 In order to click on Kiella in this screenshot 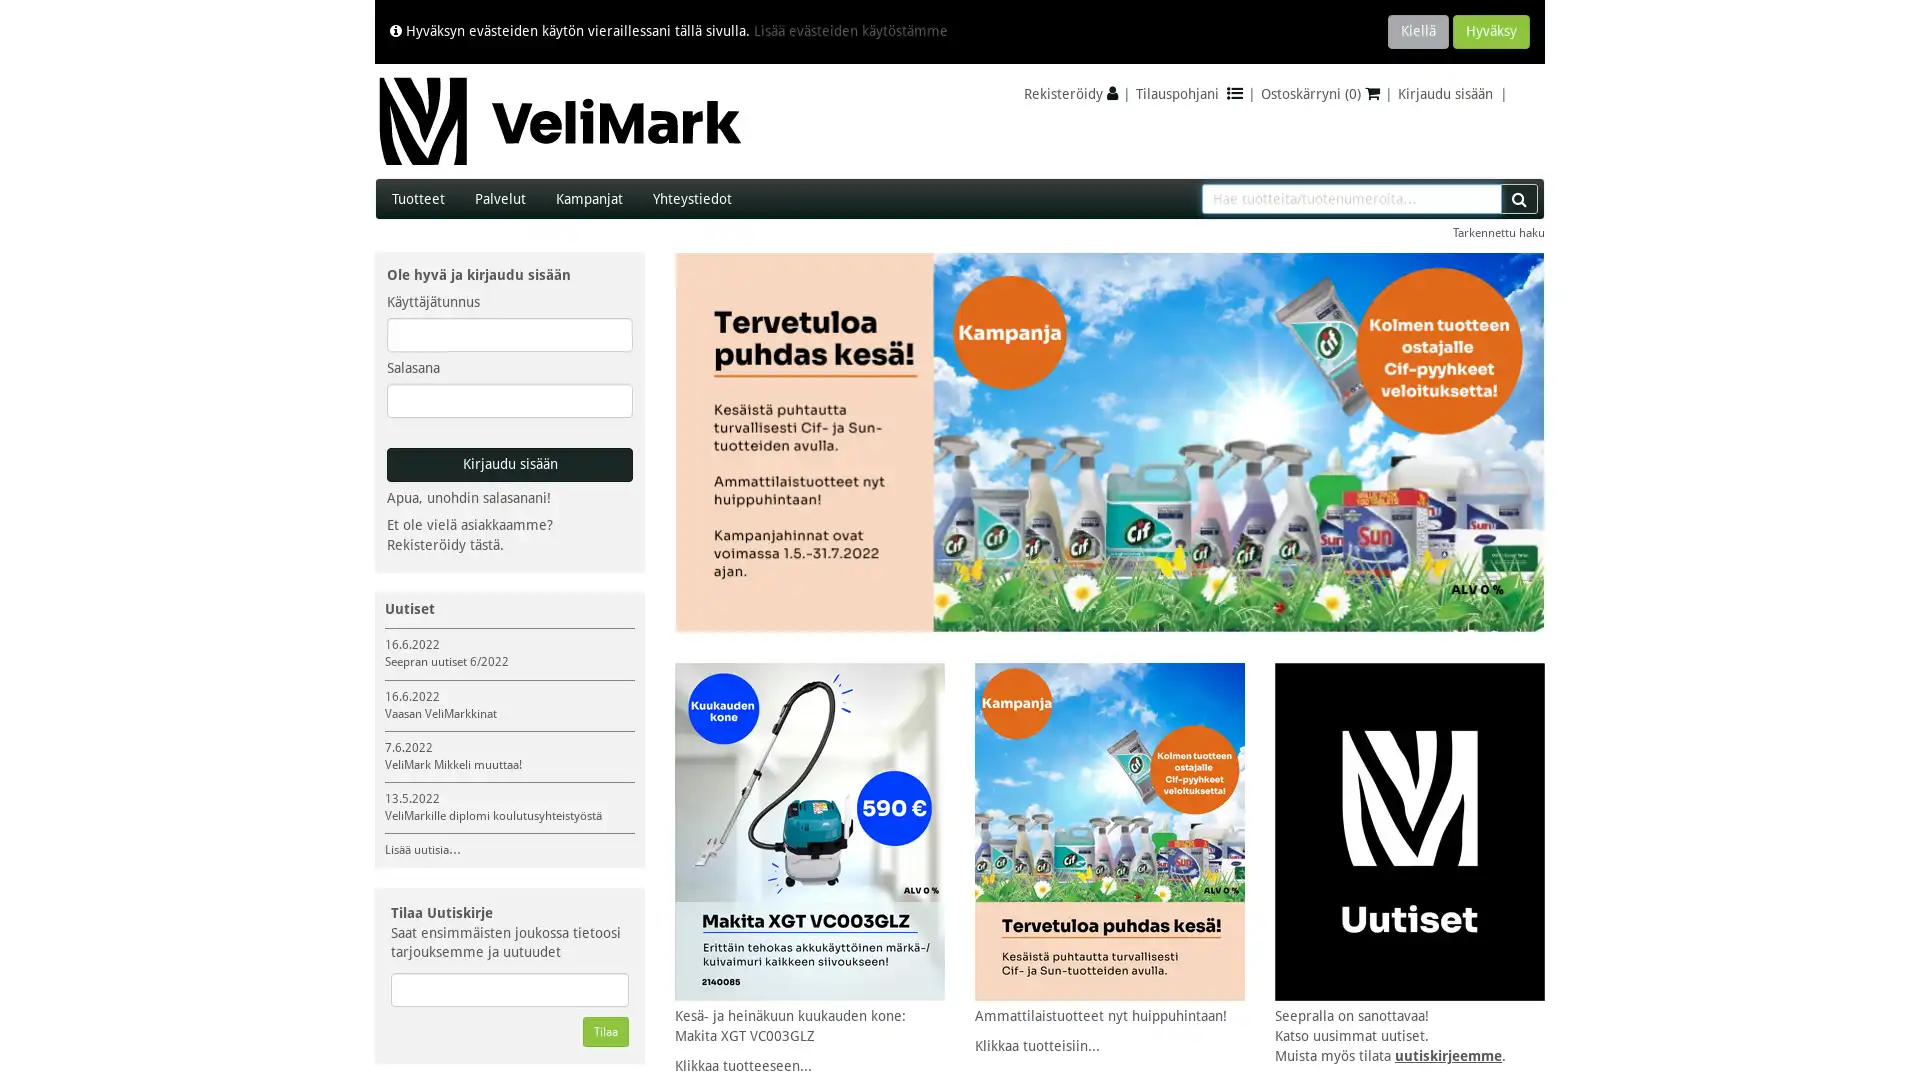, I will do `click(1417, 31)`.